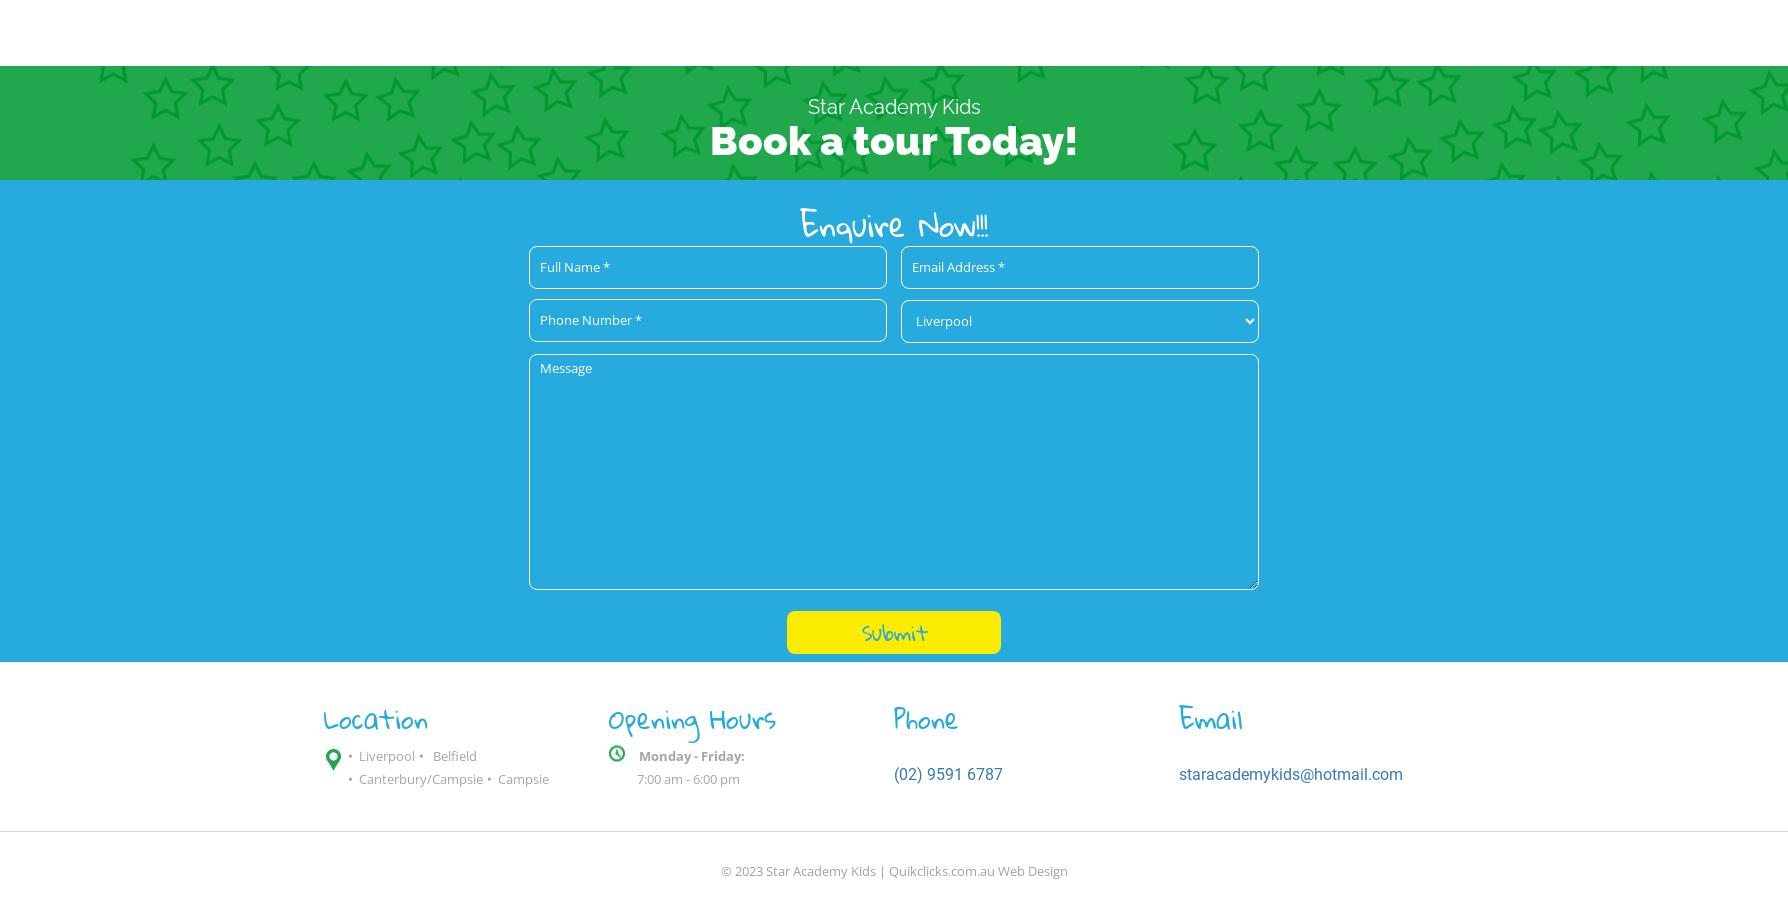 This screenshot has height=921, width=1788. I want to click on 'Canterbury/Campsie', so click(420, 776).